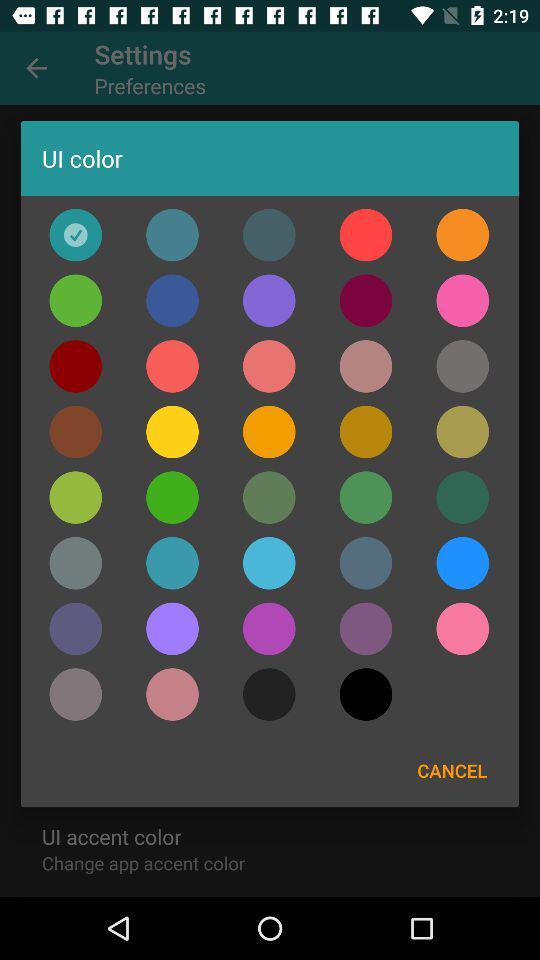 This screenshot has height=960, width=540. Describe the element at coordinates (172, 694) in the screenshot. I see `colour for ui` at that location.